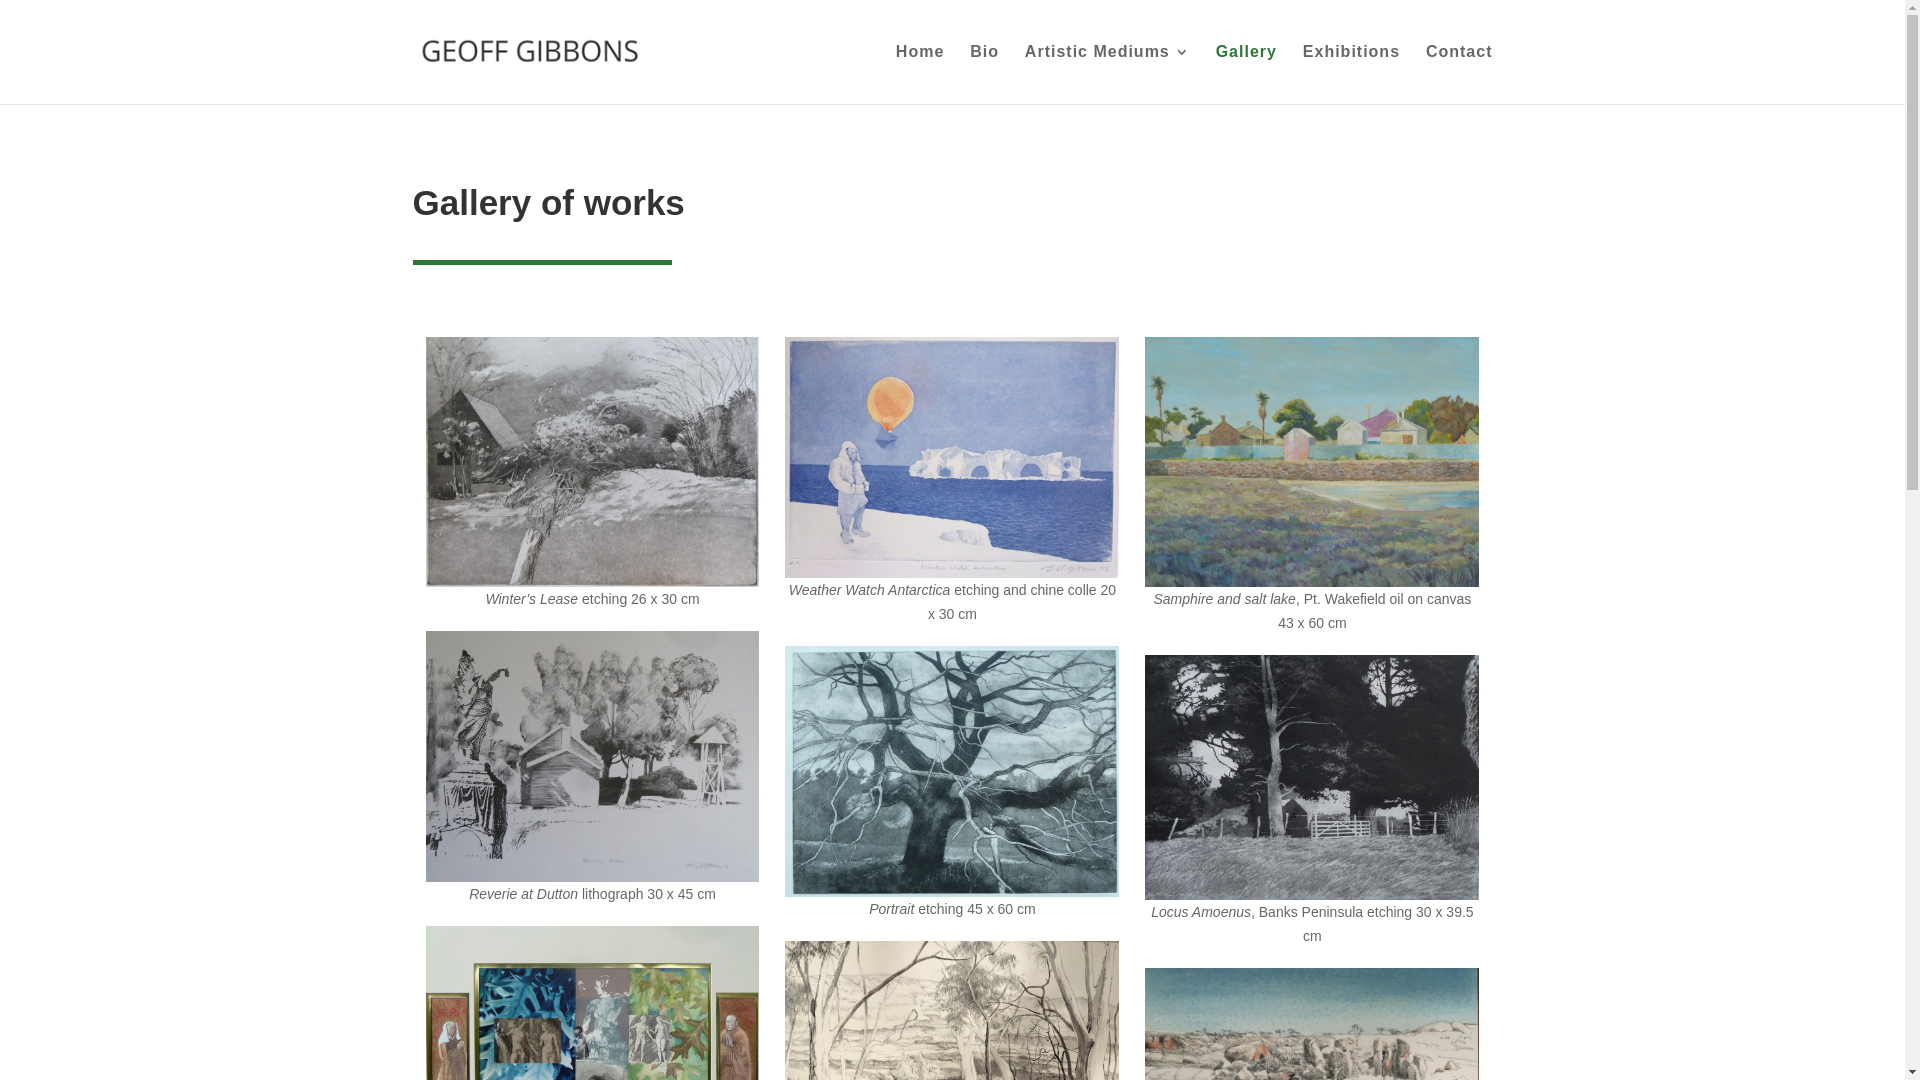 This screenshot has height=1080, width=1920. Describe the element at coordinates (1245, 73) in the screenshot. I see `'Gallery'` at that location.